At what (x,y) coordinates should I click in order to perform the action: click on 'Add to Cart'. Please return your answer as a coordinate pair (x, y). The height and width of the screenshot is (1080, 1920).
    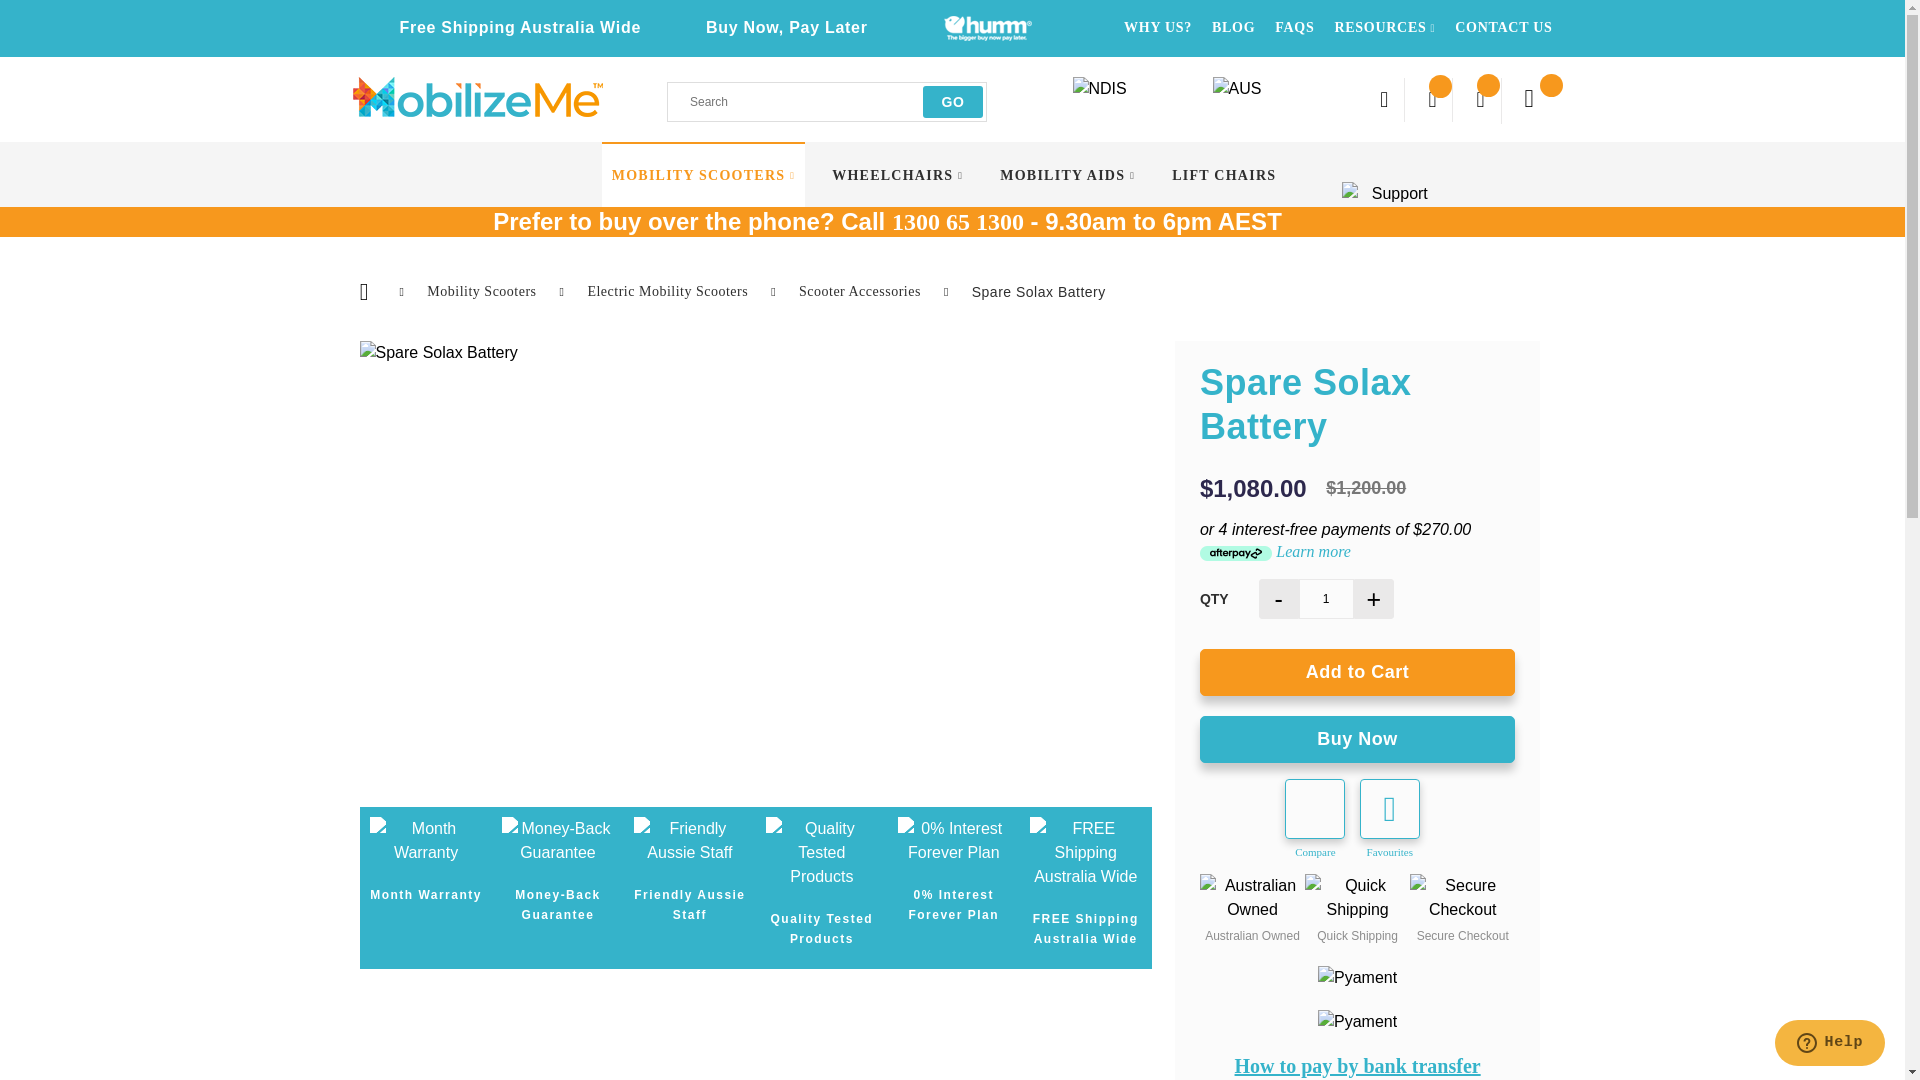
    Looking at the image, I should click on (1357, 672).